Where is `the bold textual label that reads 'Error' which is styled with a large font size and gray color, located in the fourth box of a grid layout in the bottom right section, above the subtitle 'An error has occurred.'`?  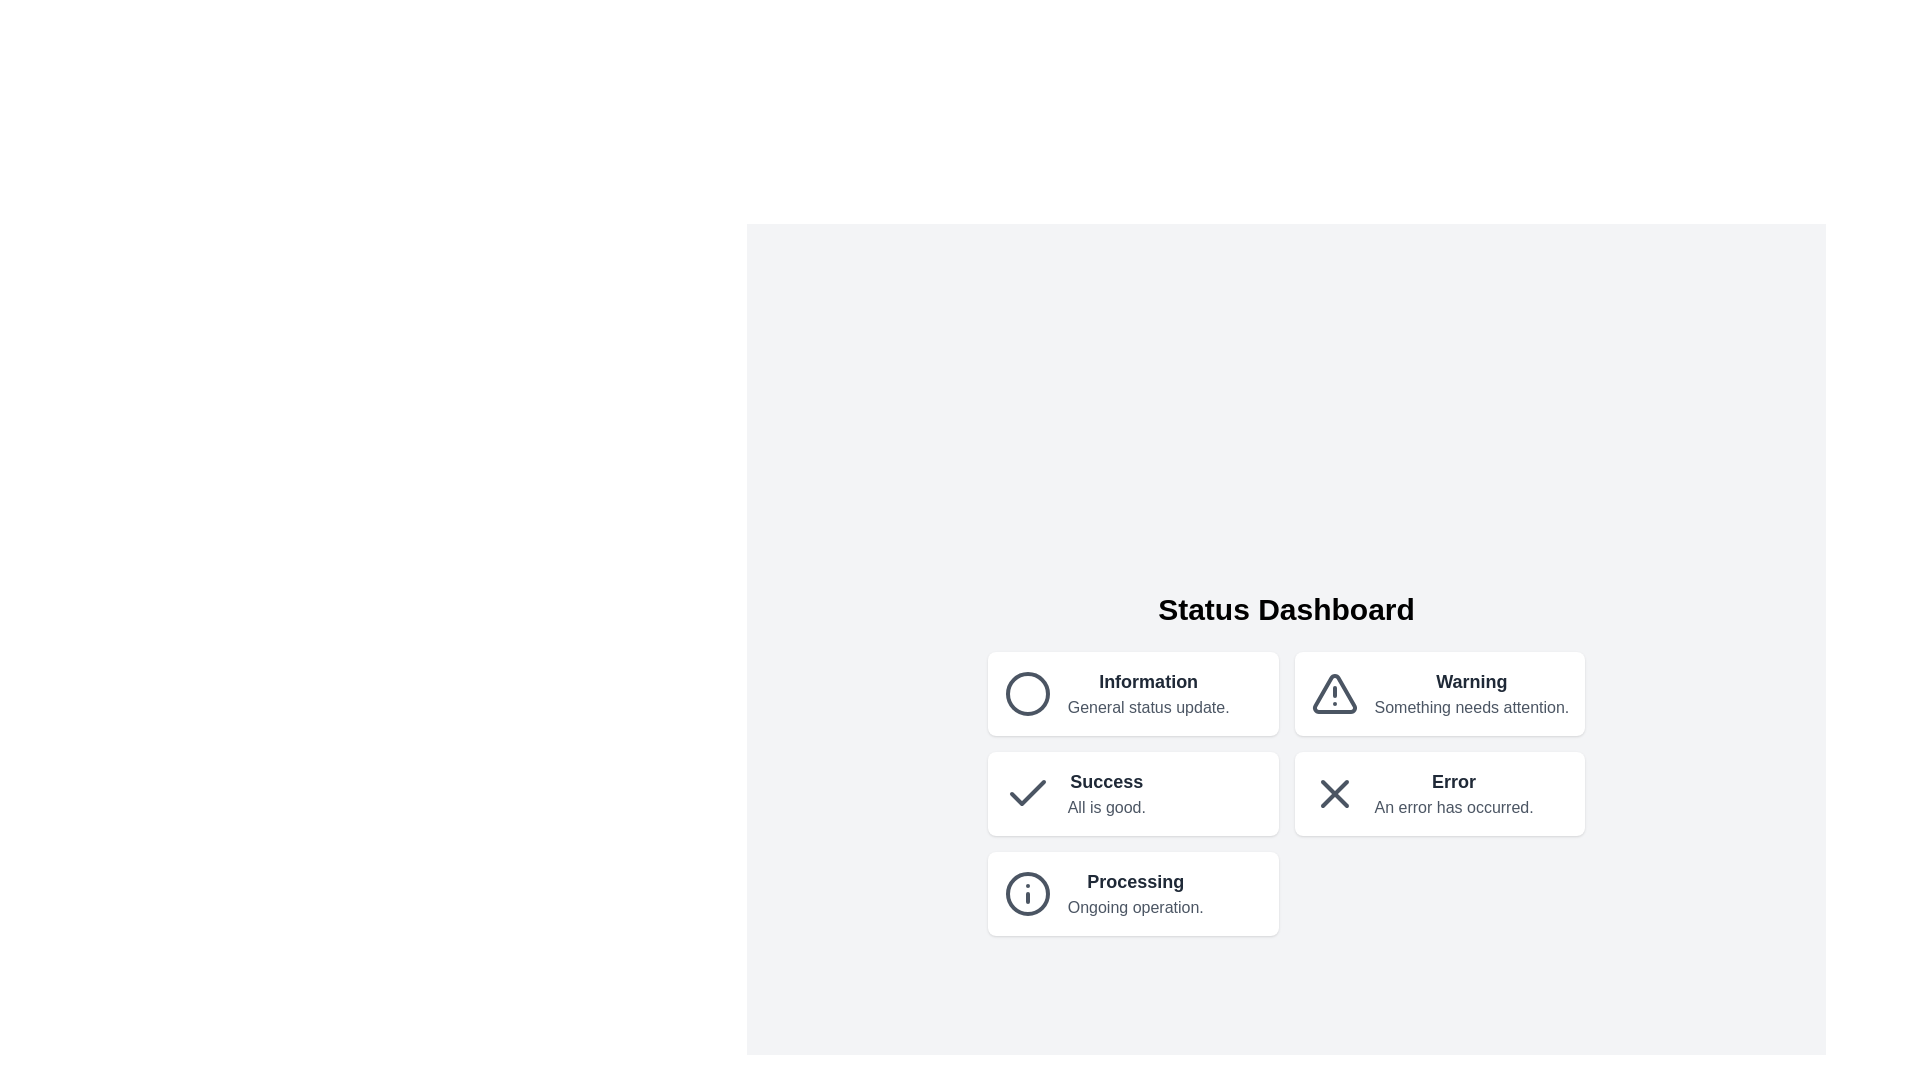
the bold textual label that reads 'Error' which is styled with a large font size and gray color, located in the fourth box of a grid layout in the bottom right section, above the subtitle 'An error has occurred.' is located at coordinates (1454, 781).